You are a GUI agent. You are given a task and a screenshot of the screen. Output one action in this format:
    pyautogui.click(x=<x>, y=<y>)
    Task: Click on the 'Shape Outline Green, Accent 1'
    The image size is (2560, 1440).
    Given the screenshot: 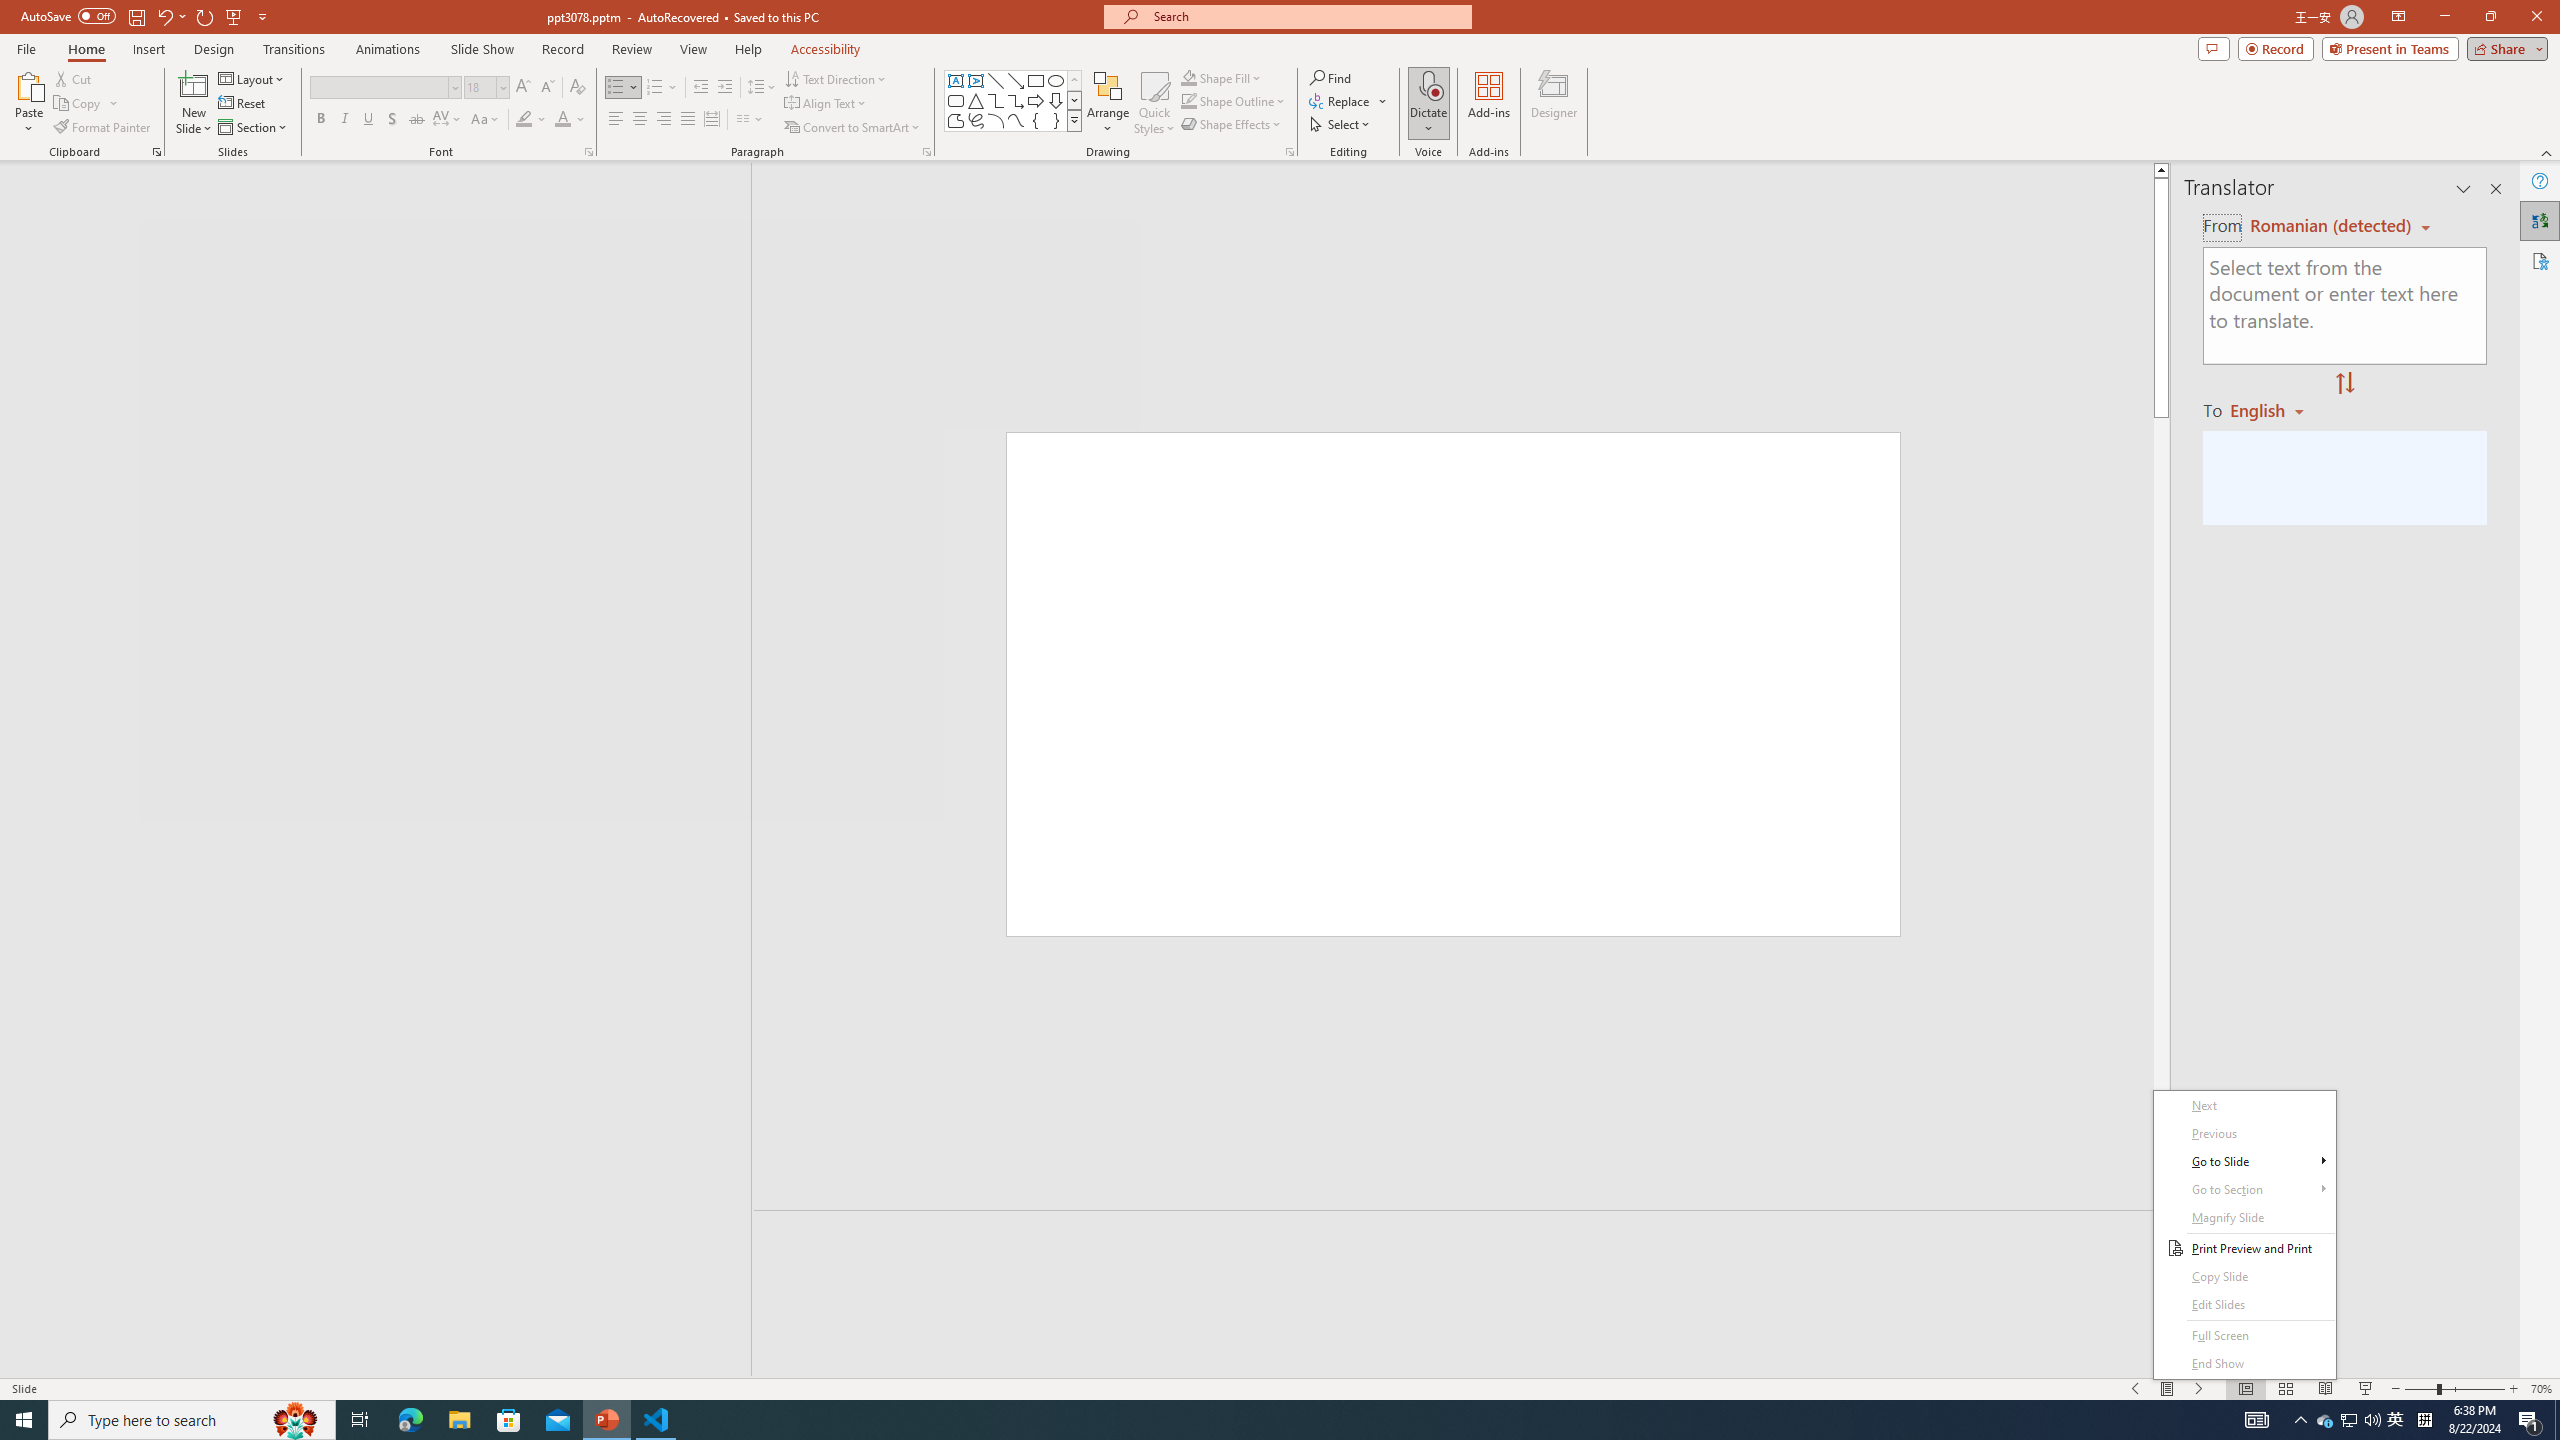 What is the action you would take?
    pyautogui.click(x=1189, y=99)
    